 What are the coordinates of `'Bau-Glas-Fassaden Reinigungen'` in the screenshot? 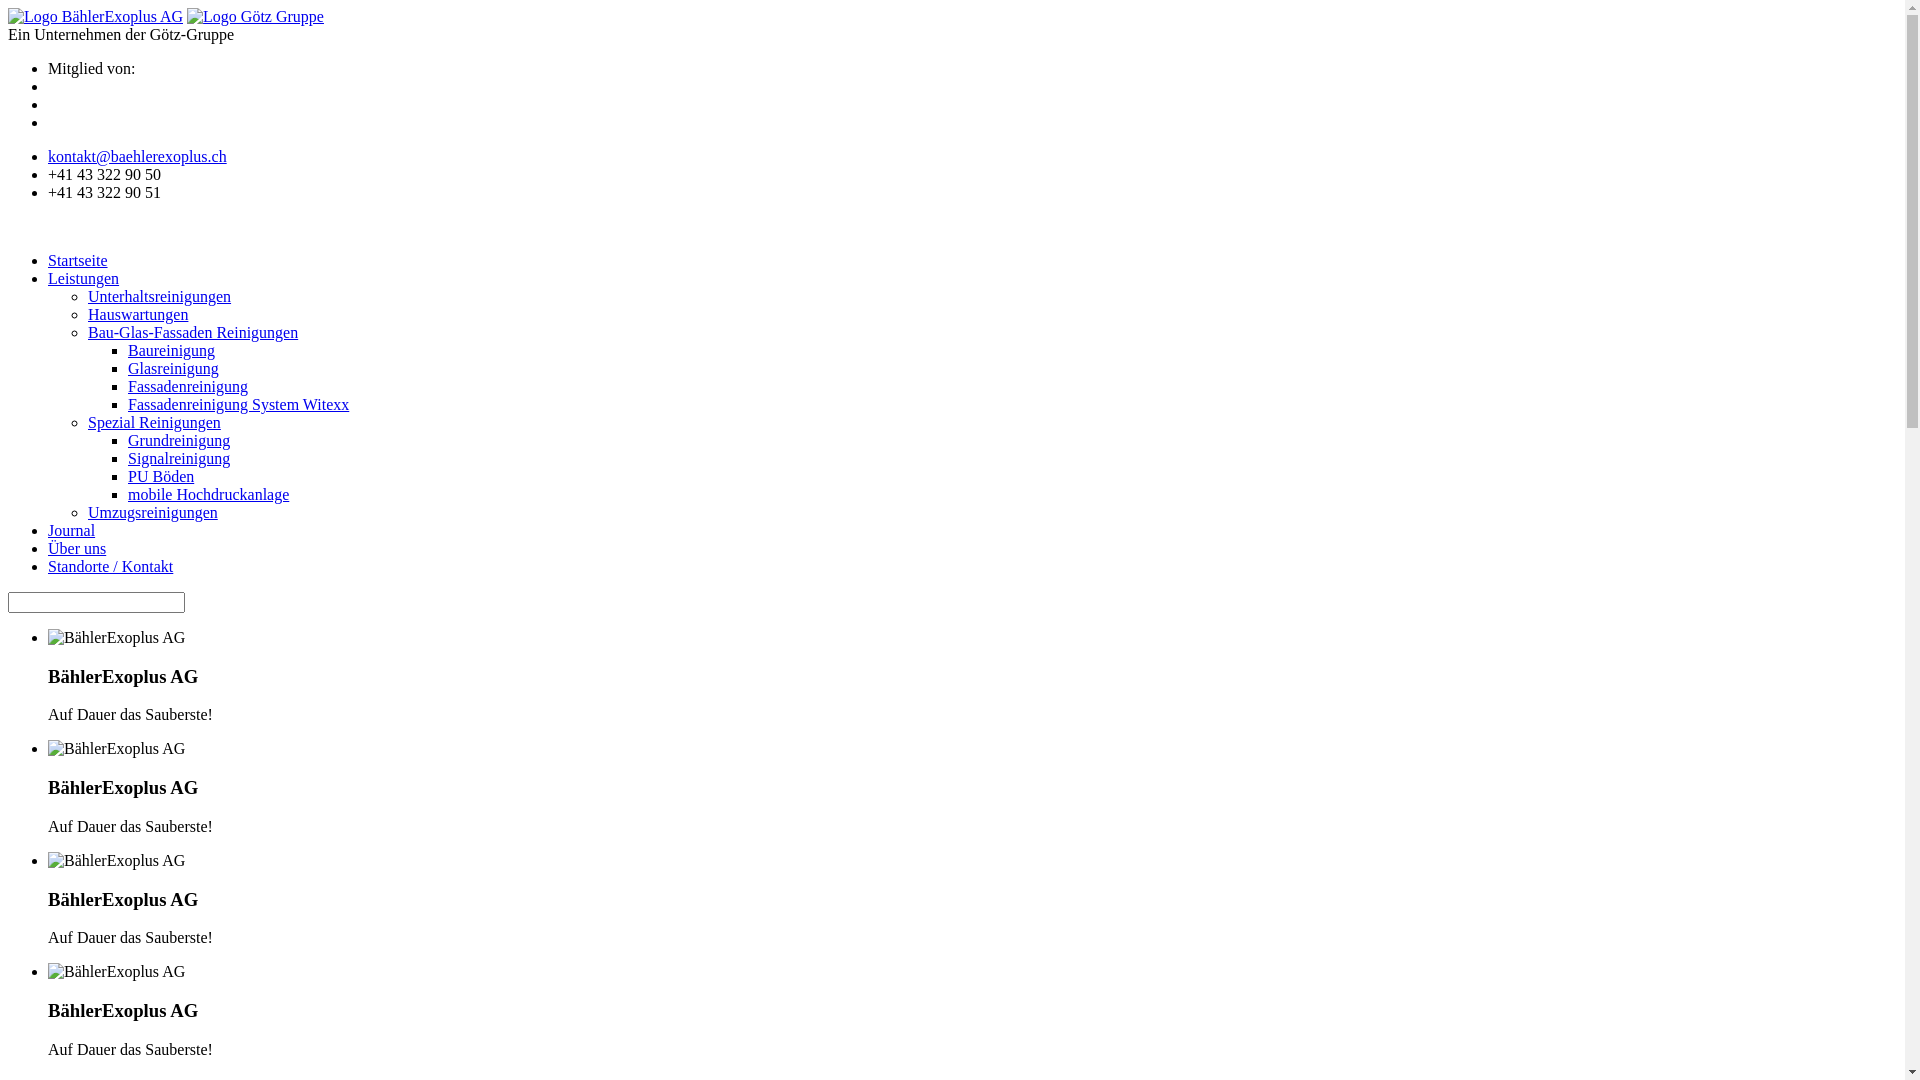 It's located at (86, 331).